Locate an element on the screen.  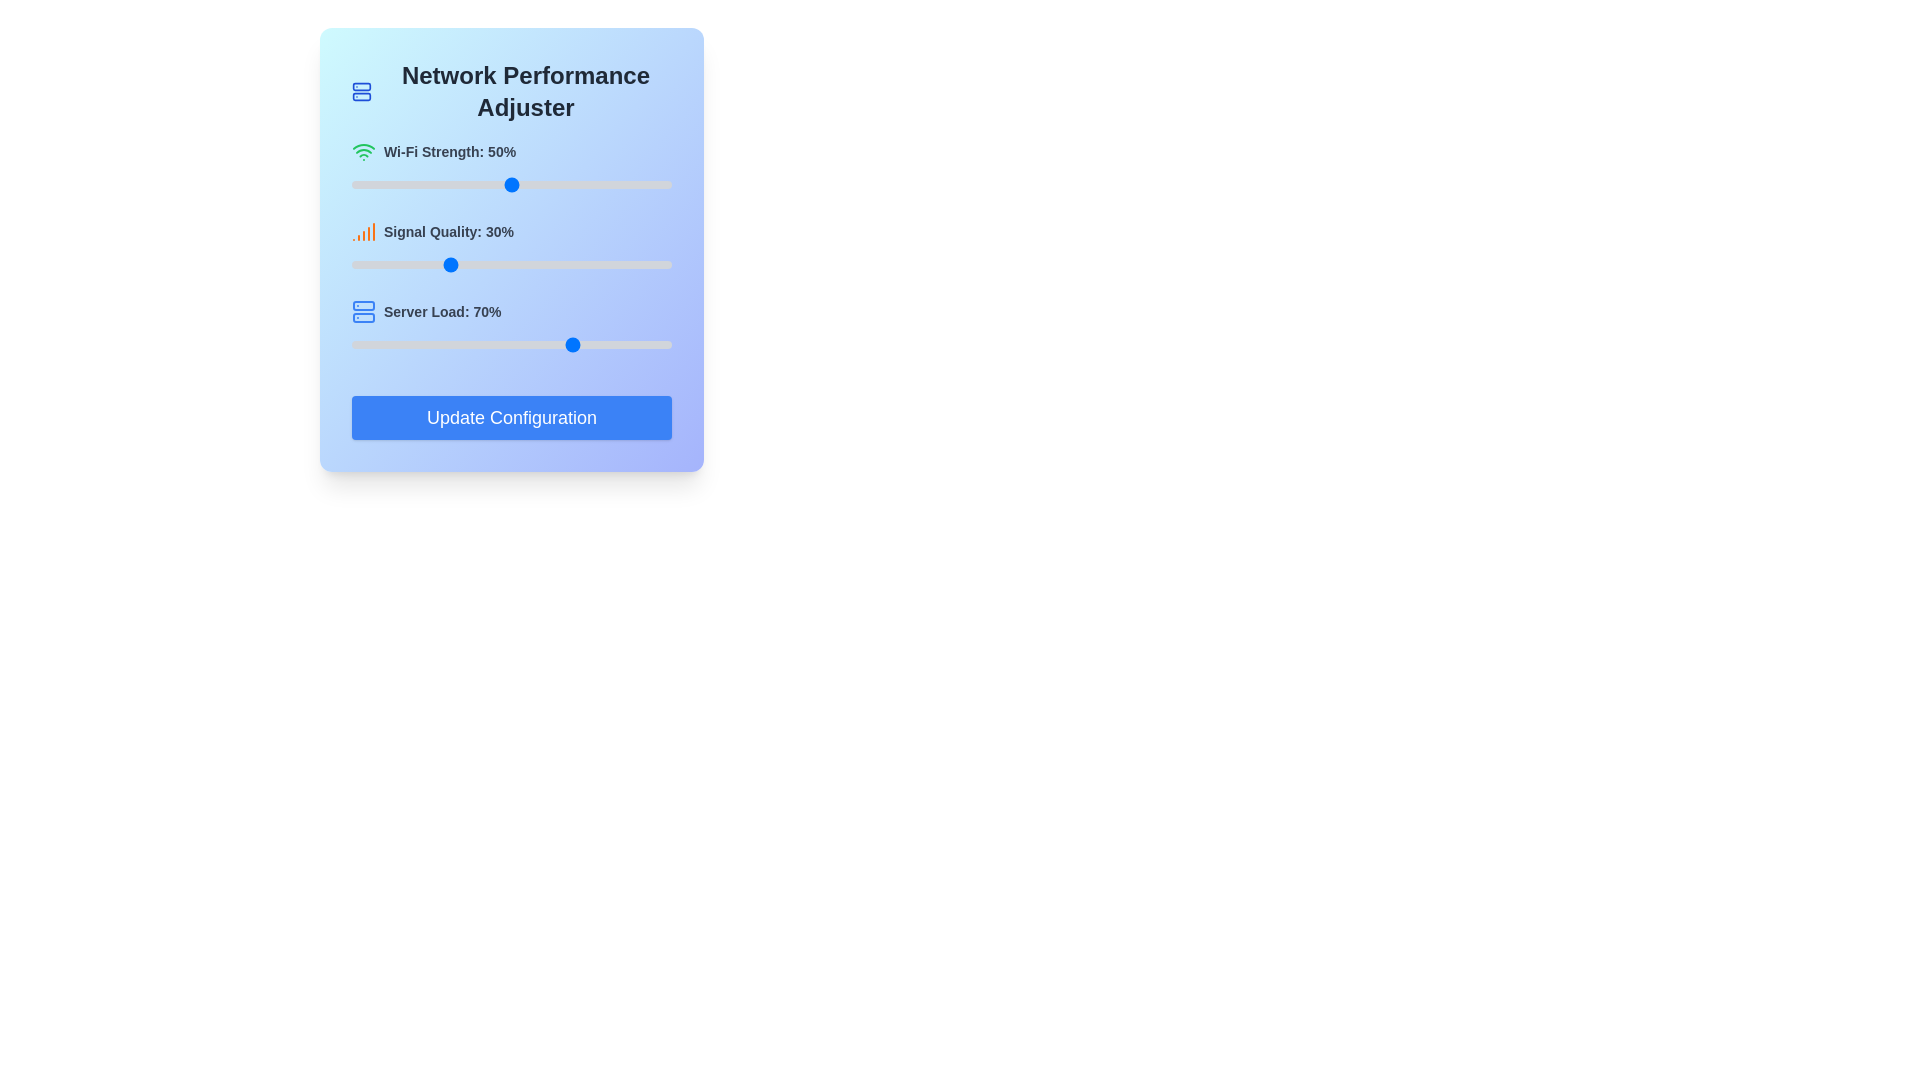
the Server Load slider is located at coordinates (575, 343).